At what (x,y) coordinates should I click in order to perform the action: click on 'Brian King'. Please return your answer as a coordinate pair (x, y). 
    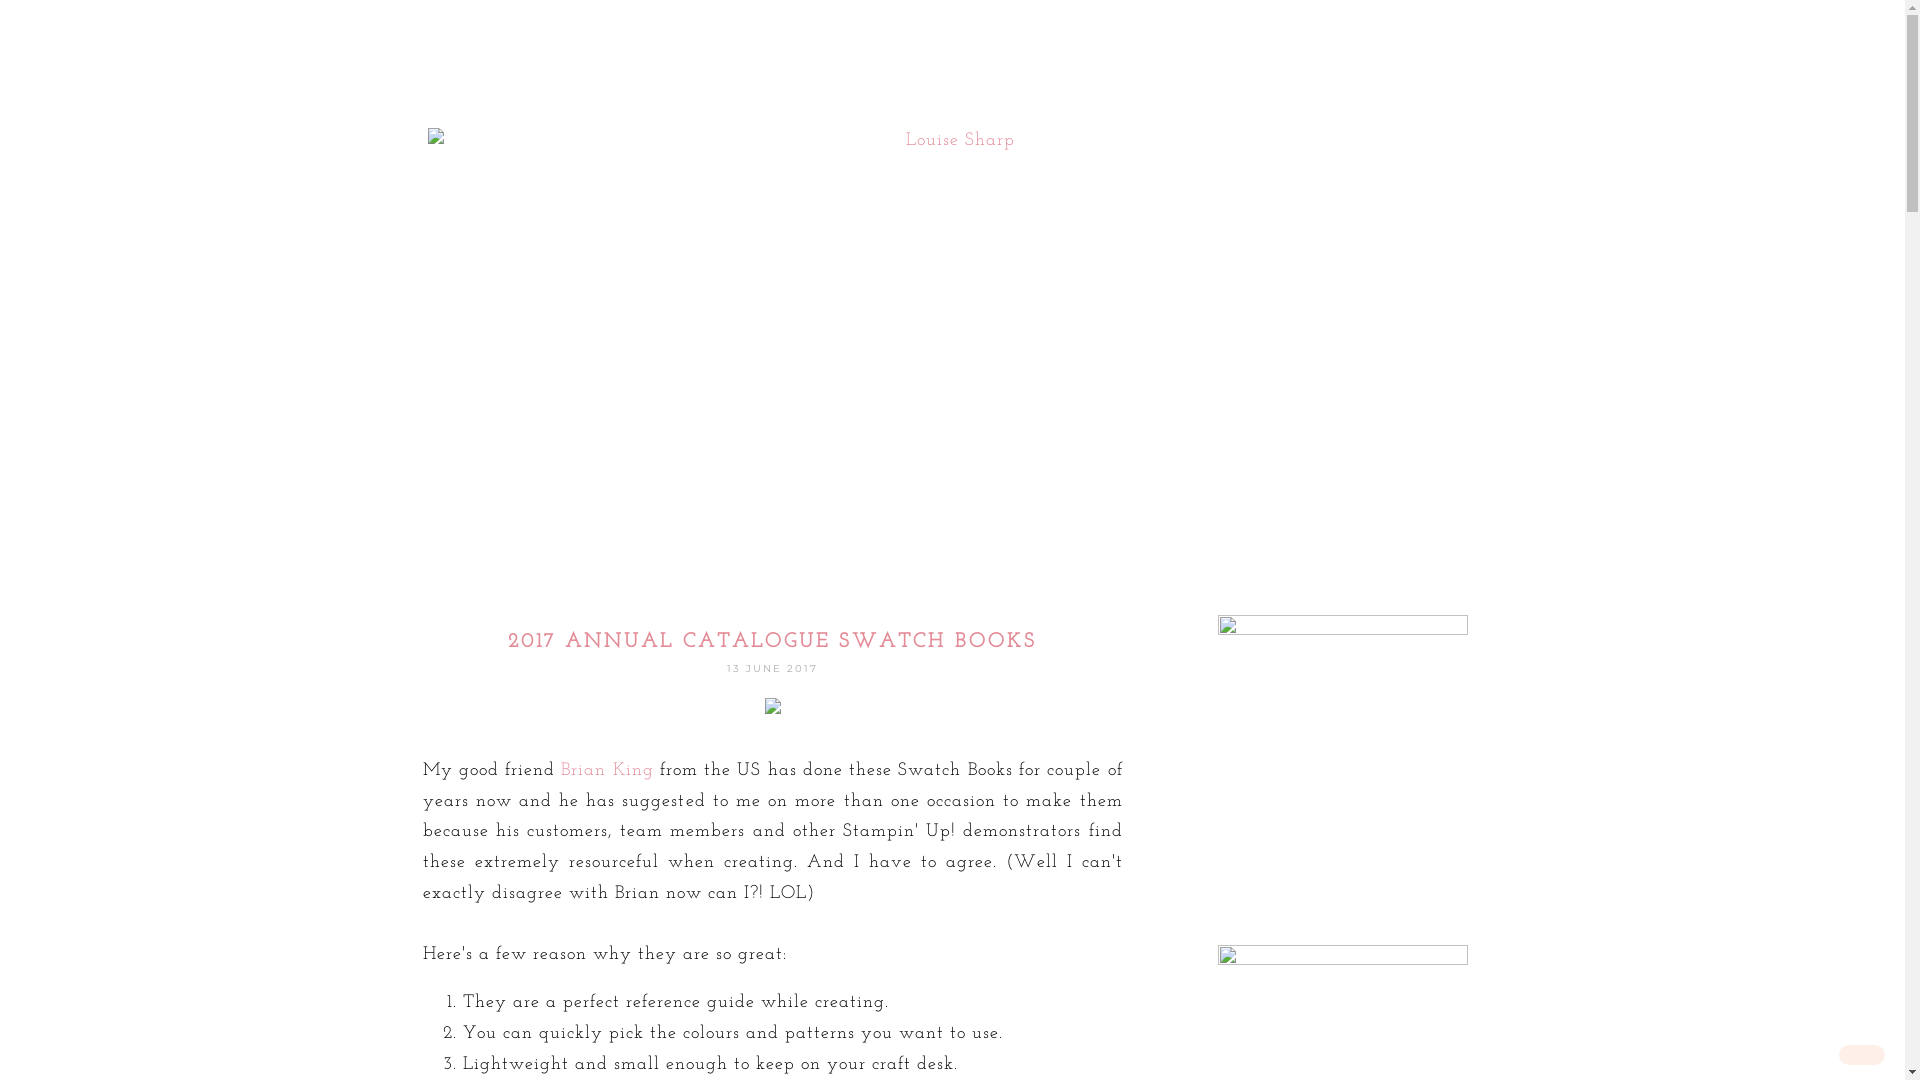
    Looking at the image, I should click on (605, 769).